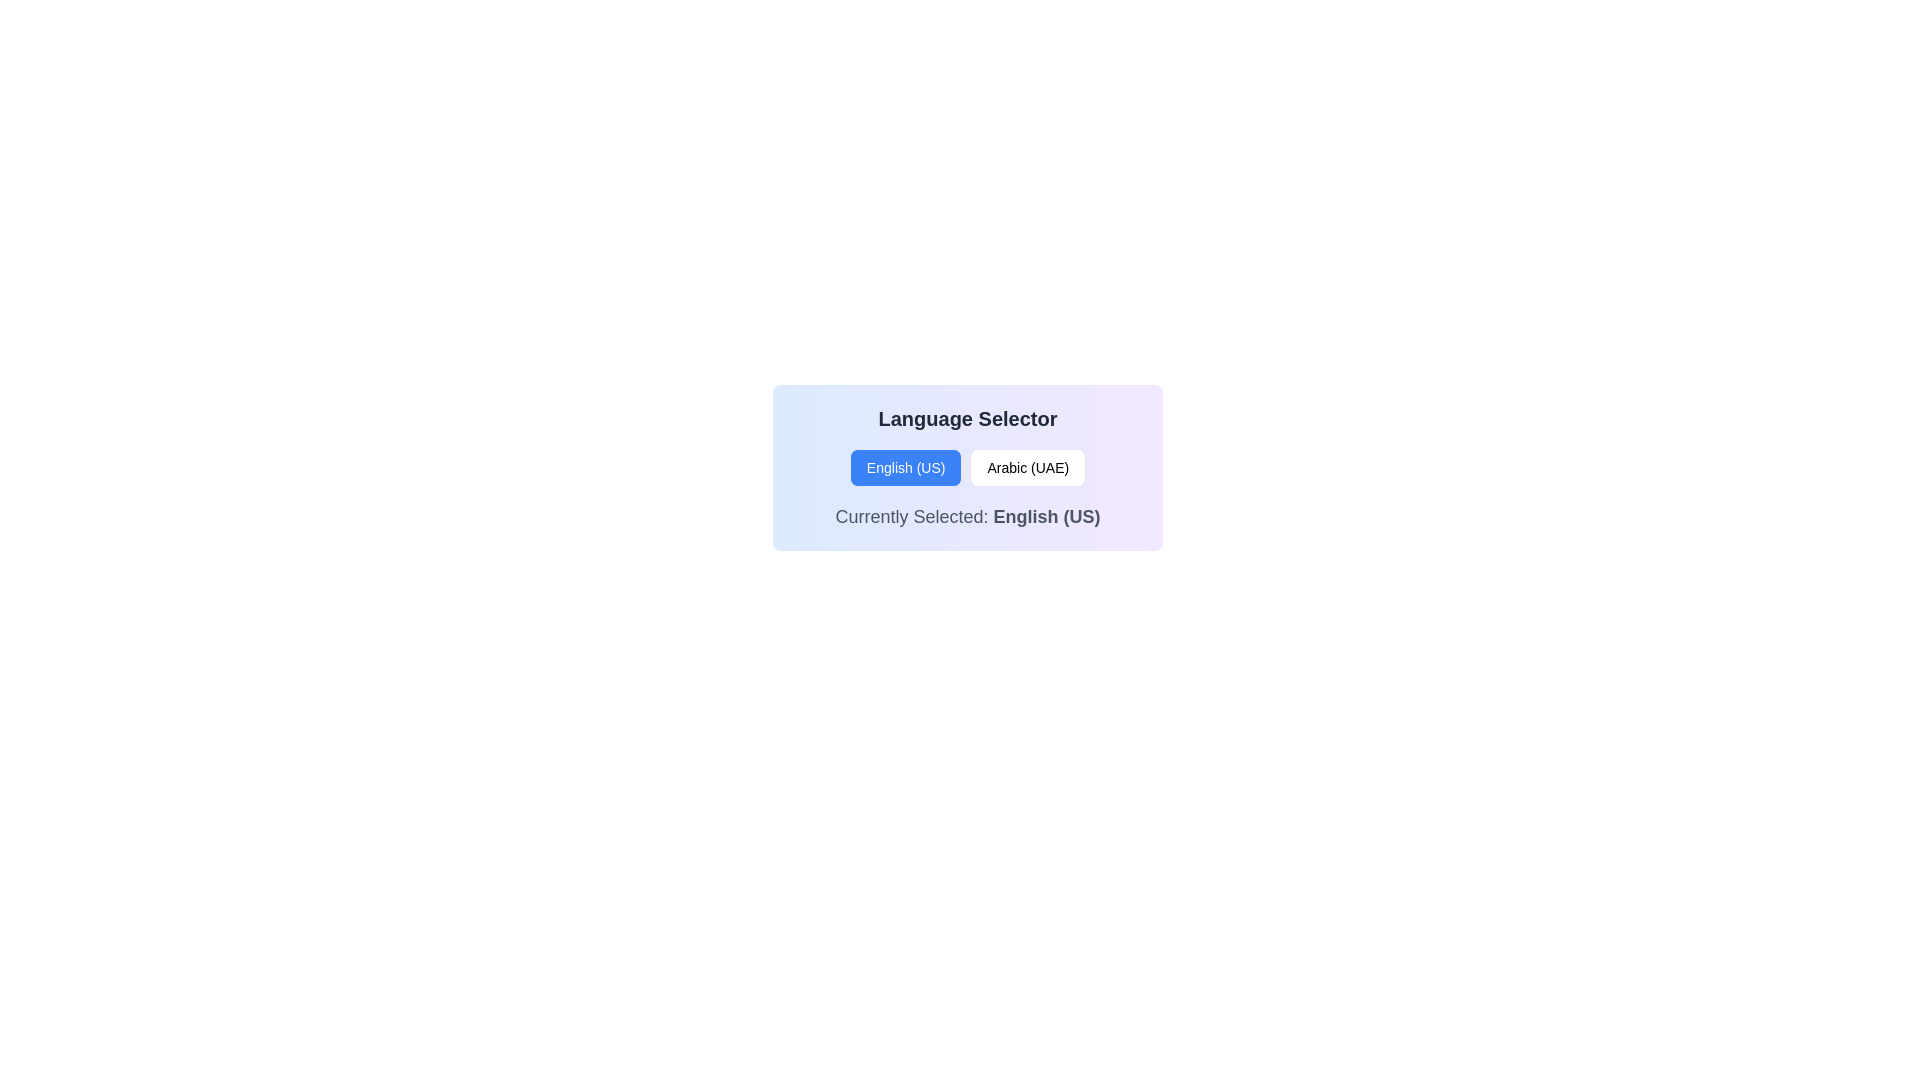  Describe the element at coordinates (968, 515) in the screenshot. I see `information displayed in the text label that states 'Currently Selected: English (US)', which is located below the language selection buttons` at that location.